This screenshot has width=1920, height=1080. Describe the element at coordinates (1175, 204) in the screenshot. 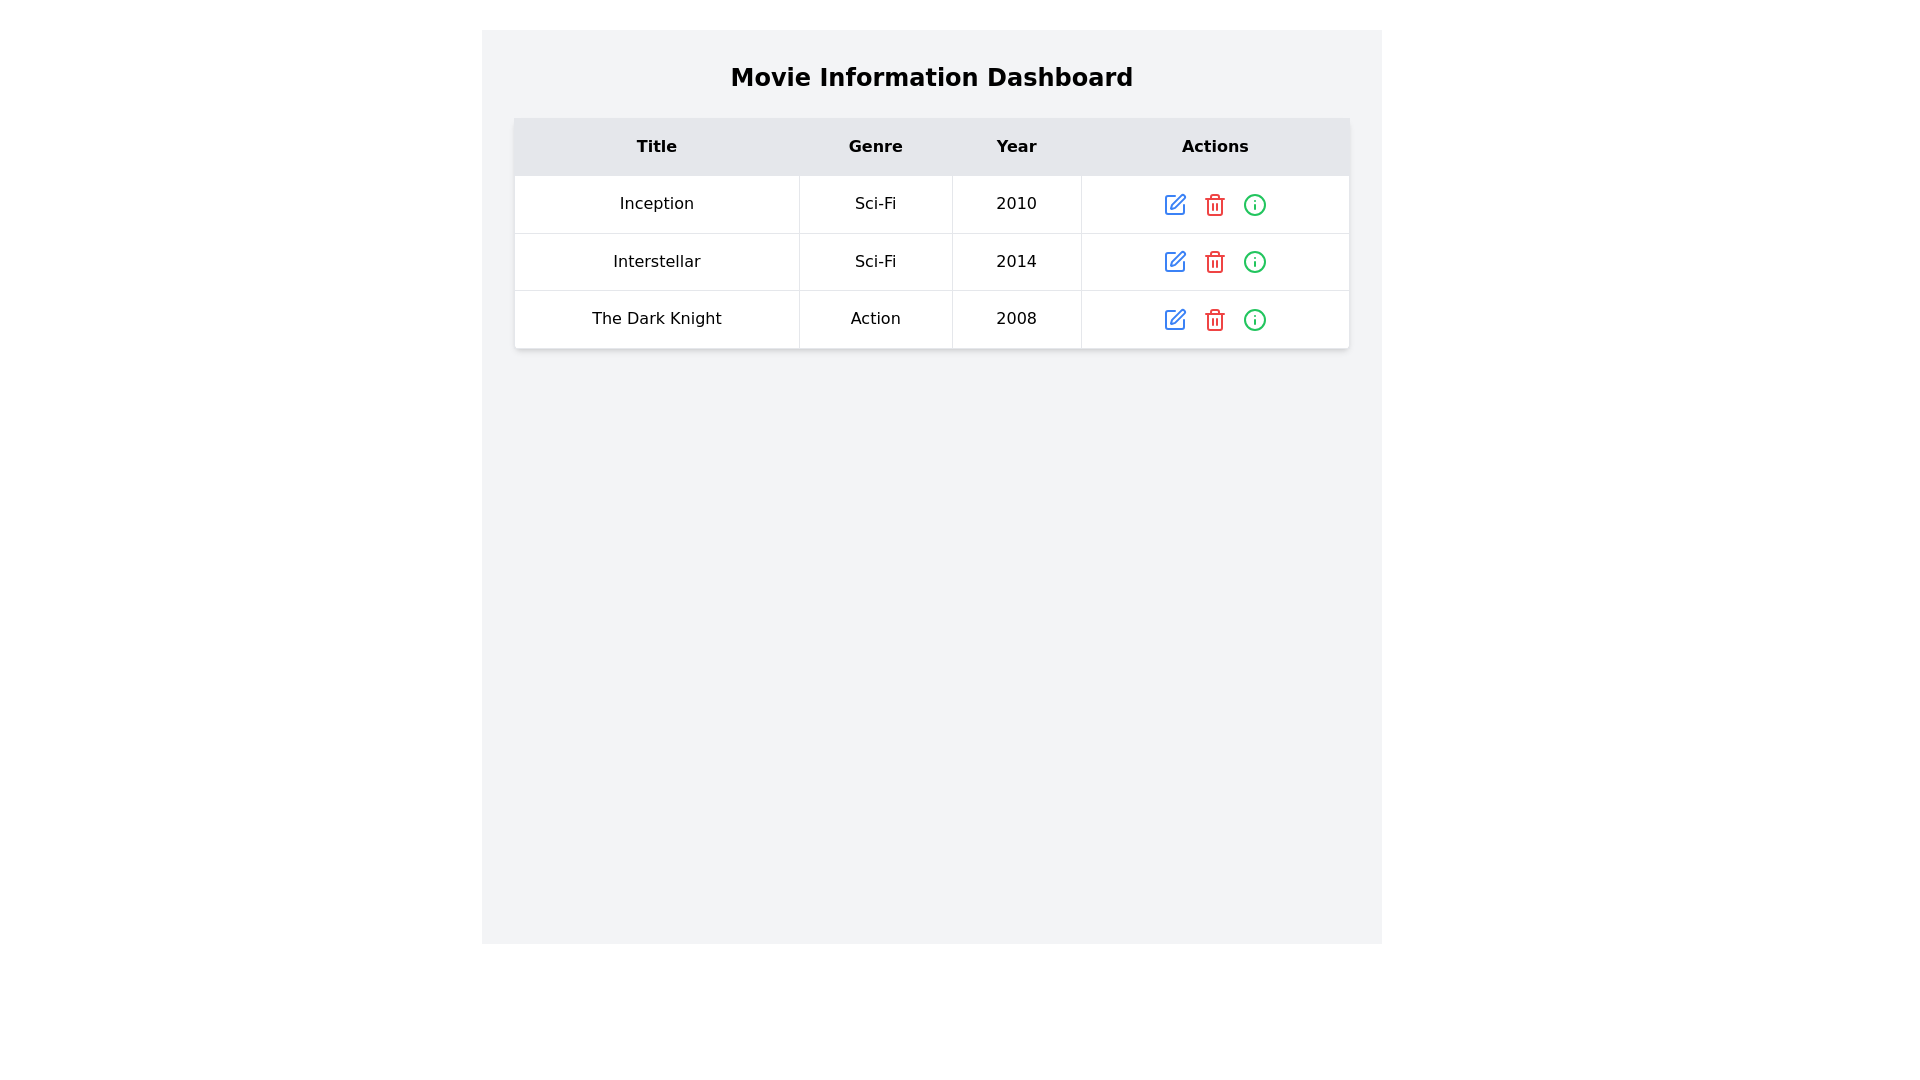

I see `the interactive button in the 'Actions' column of the first row in the movie details table` at that location.